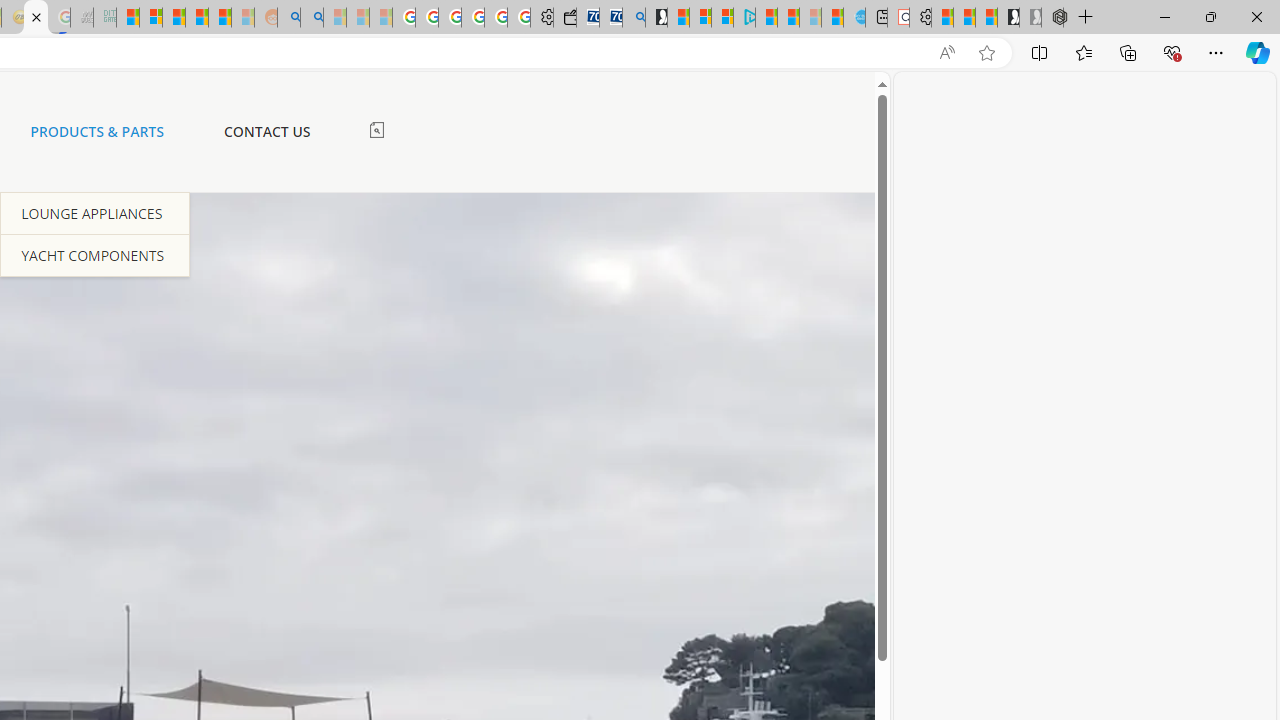 The height and width of the screenshot is (720, 1280). I want to click on 'Play Free Online Games | Games from Microsoft Start', so click(1008, 17).